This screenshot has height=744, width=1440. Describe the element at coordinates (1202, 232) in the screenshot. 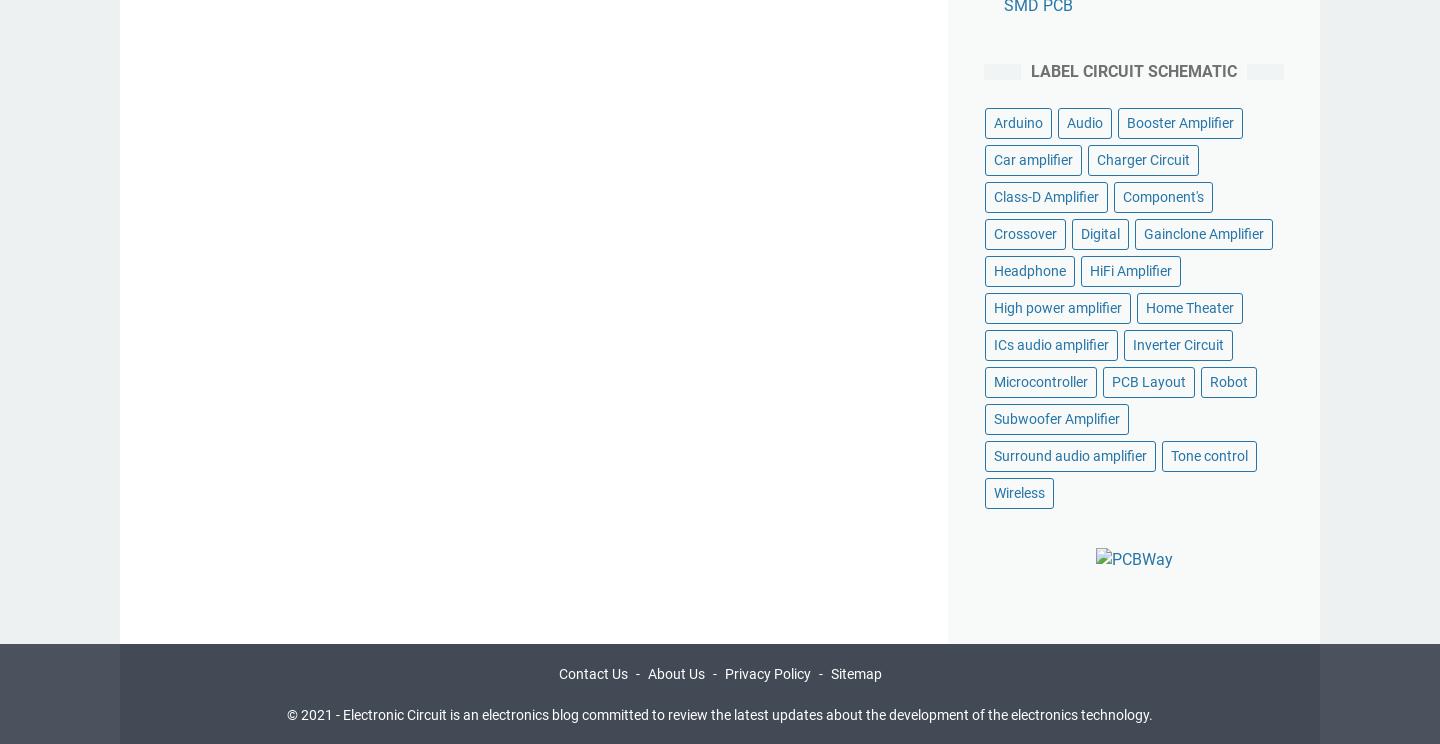

I see `'Gainclone Amplifier'` at that location.